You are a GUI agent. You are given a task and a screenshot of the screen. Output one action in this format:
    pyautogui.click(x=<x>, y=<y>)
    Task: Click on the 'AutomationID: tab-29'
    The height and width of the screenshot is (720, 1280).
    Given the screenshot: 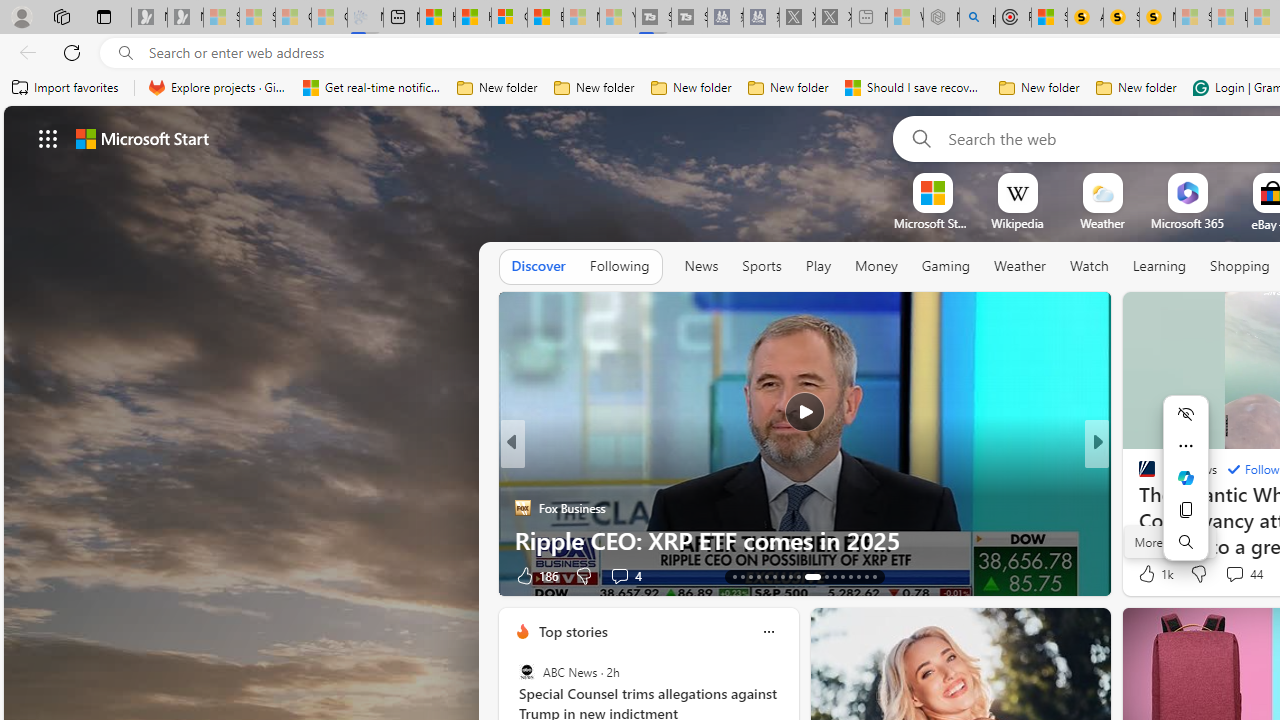 What is the action you would take?
    pyautogui.click(x=874, y=577)
    